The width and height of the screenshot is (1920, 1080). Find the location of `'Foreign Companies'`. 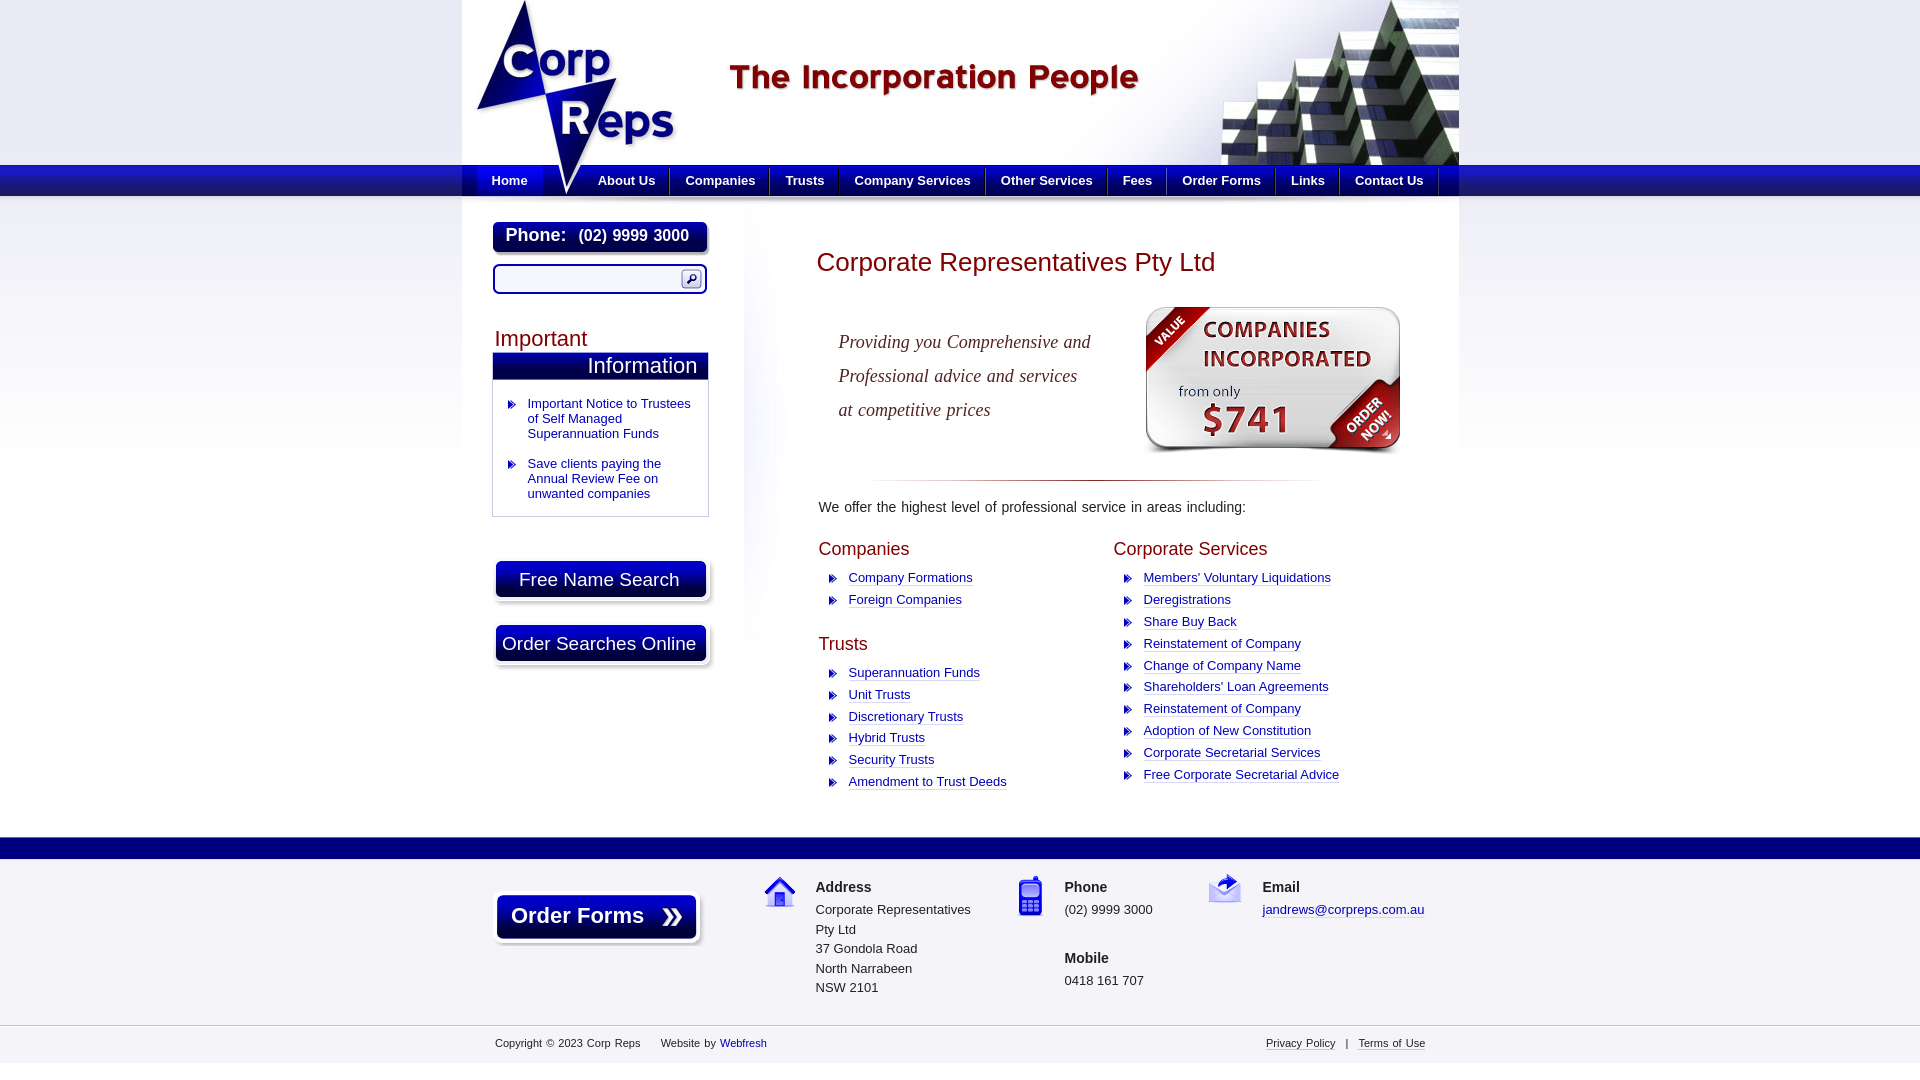

'Foreign Companies' is located at coordinates (903, 599).